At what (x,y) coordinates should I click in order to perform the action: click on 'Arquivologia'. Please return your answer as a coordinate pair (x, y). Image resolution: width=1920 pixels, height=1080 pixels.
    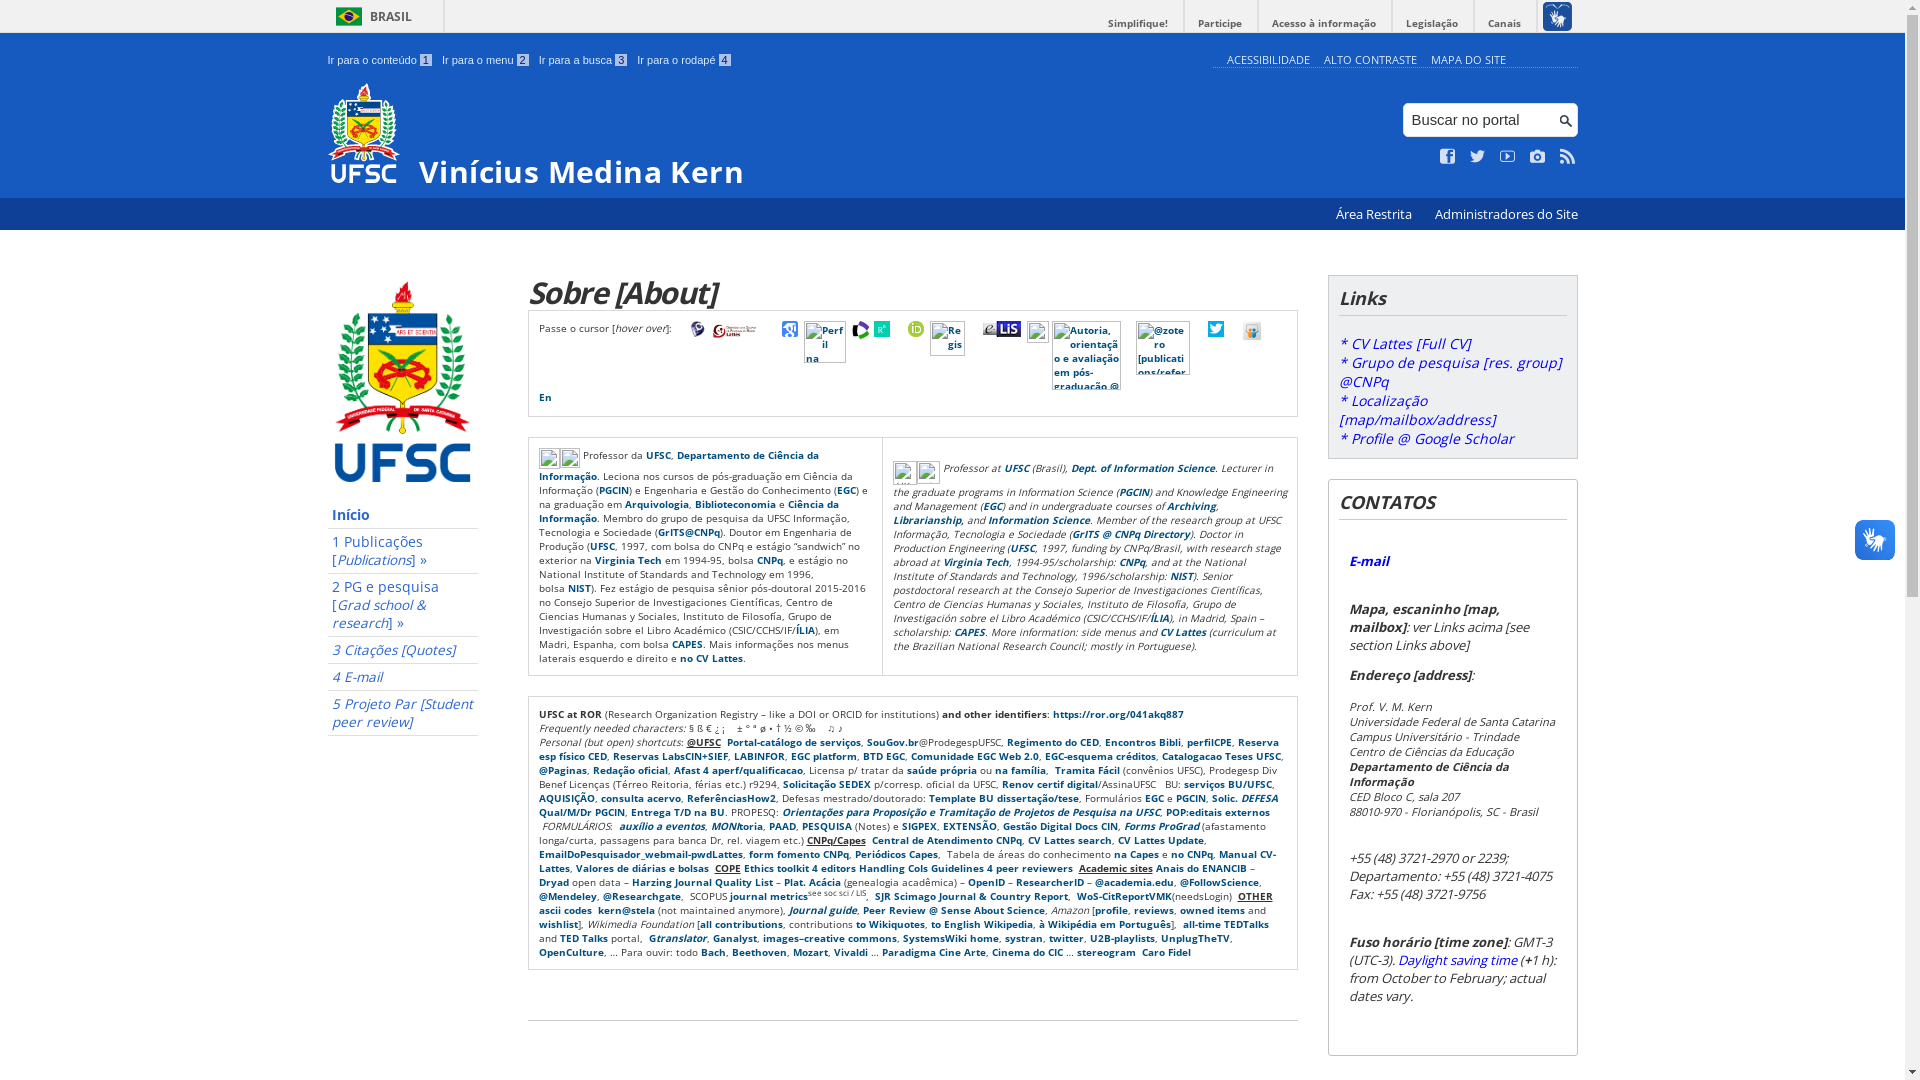
    Looking at the image, I should click on (656, 503).